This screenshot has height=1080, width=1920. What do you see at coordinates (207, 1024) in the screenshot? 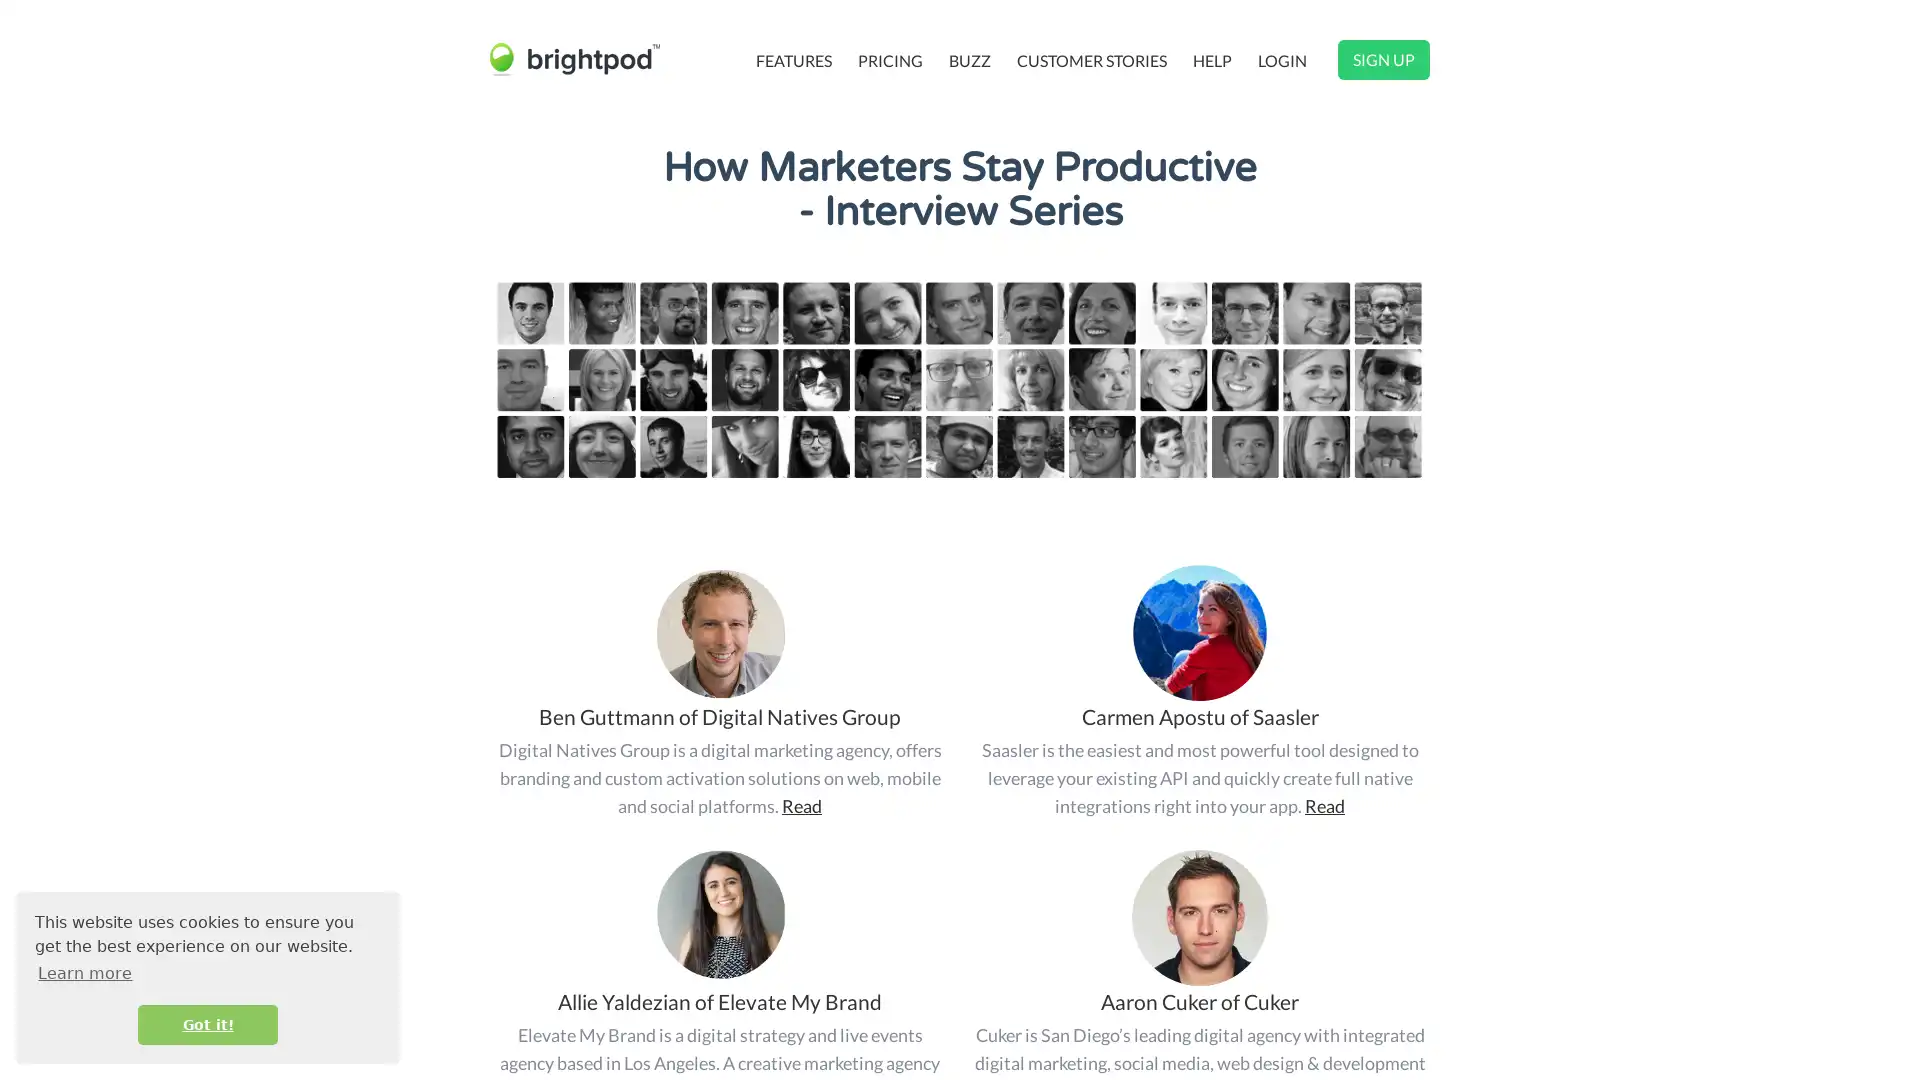
I see `dismiss cookie message` at bounding box center [207, 1024].